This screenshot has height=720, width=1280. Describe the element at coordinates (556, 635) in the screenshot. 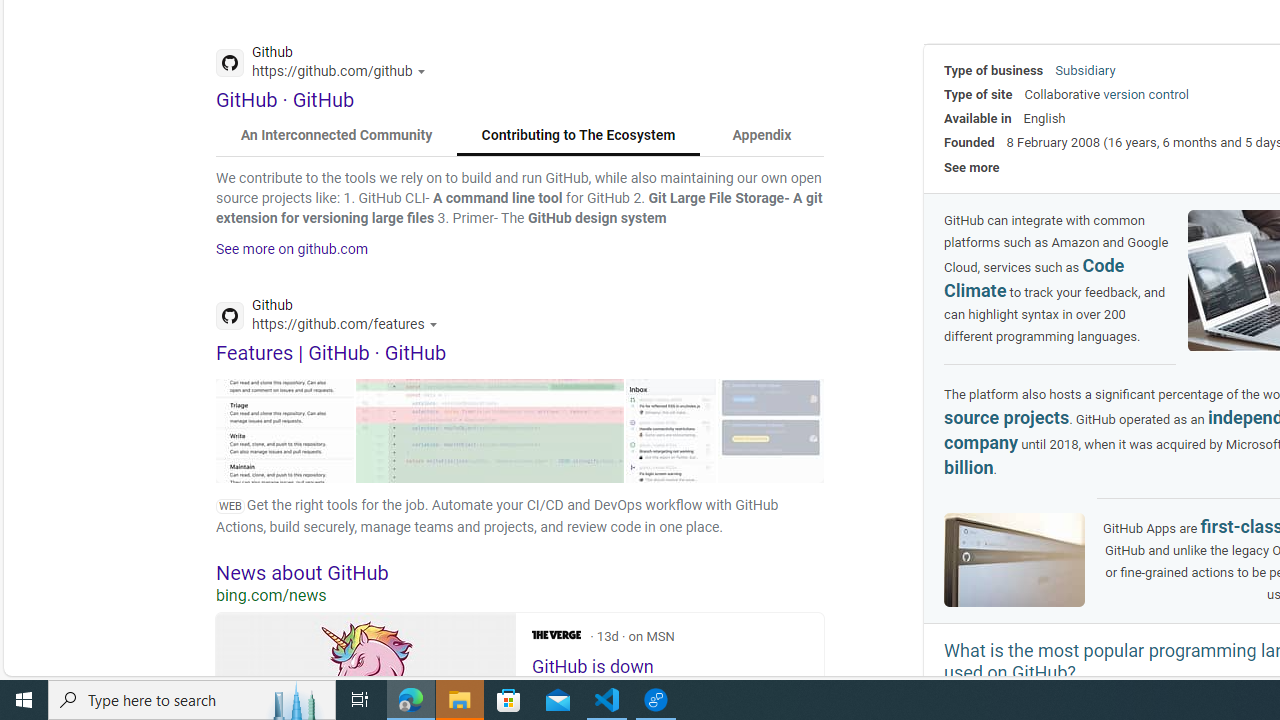

I see `'The Verge on MSN.com'` at that location.